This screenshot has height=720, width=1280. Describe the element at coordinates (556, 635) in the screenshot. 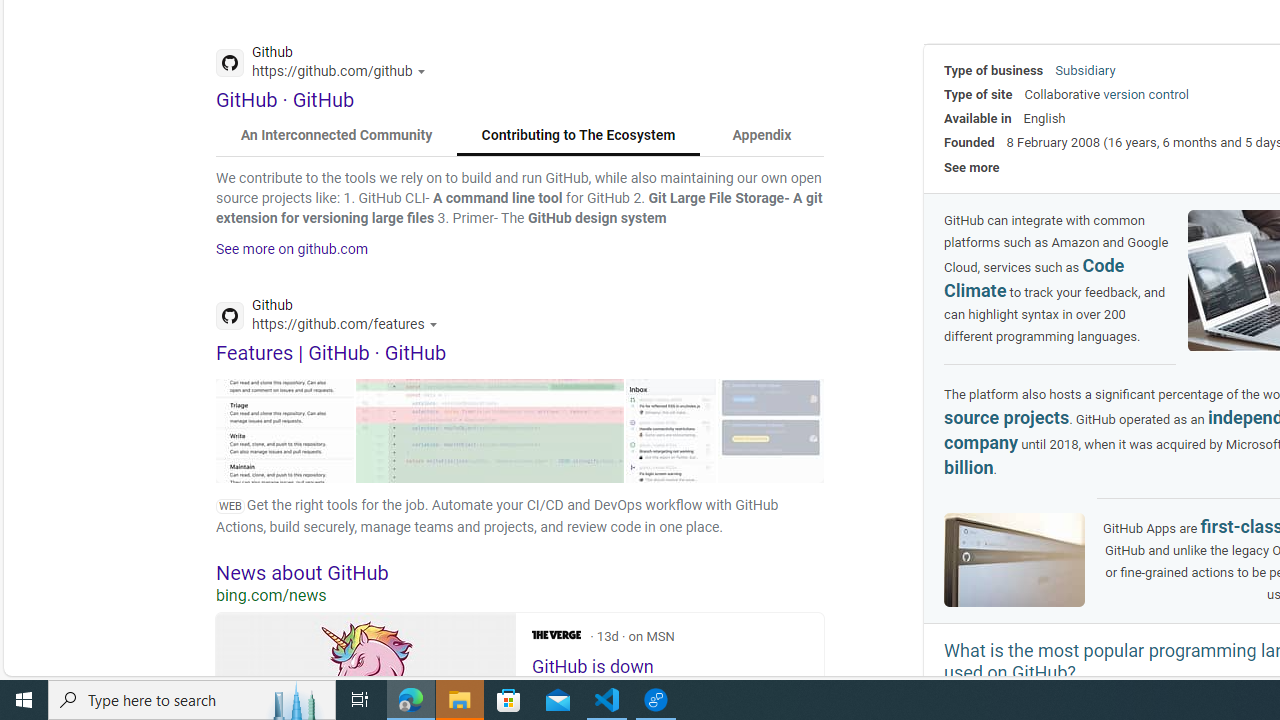

I see `'The Verge on MSN.com'` at that location.